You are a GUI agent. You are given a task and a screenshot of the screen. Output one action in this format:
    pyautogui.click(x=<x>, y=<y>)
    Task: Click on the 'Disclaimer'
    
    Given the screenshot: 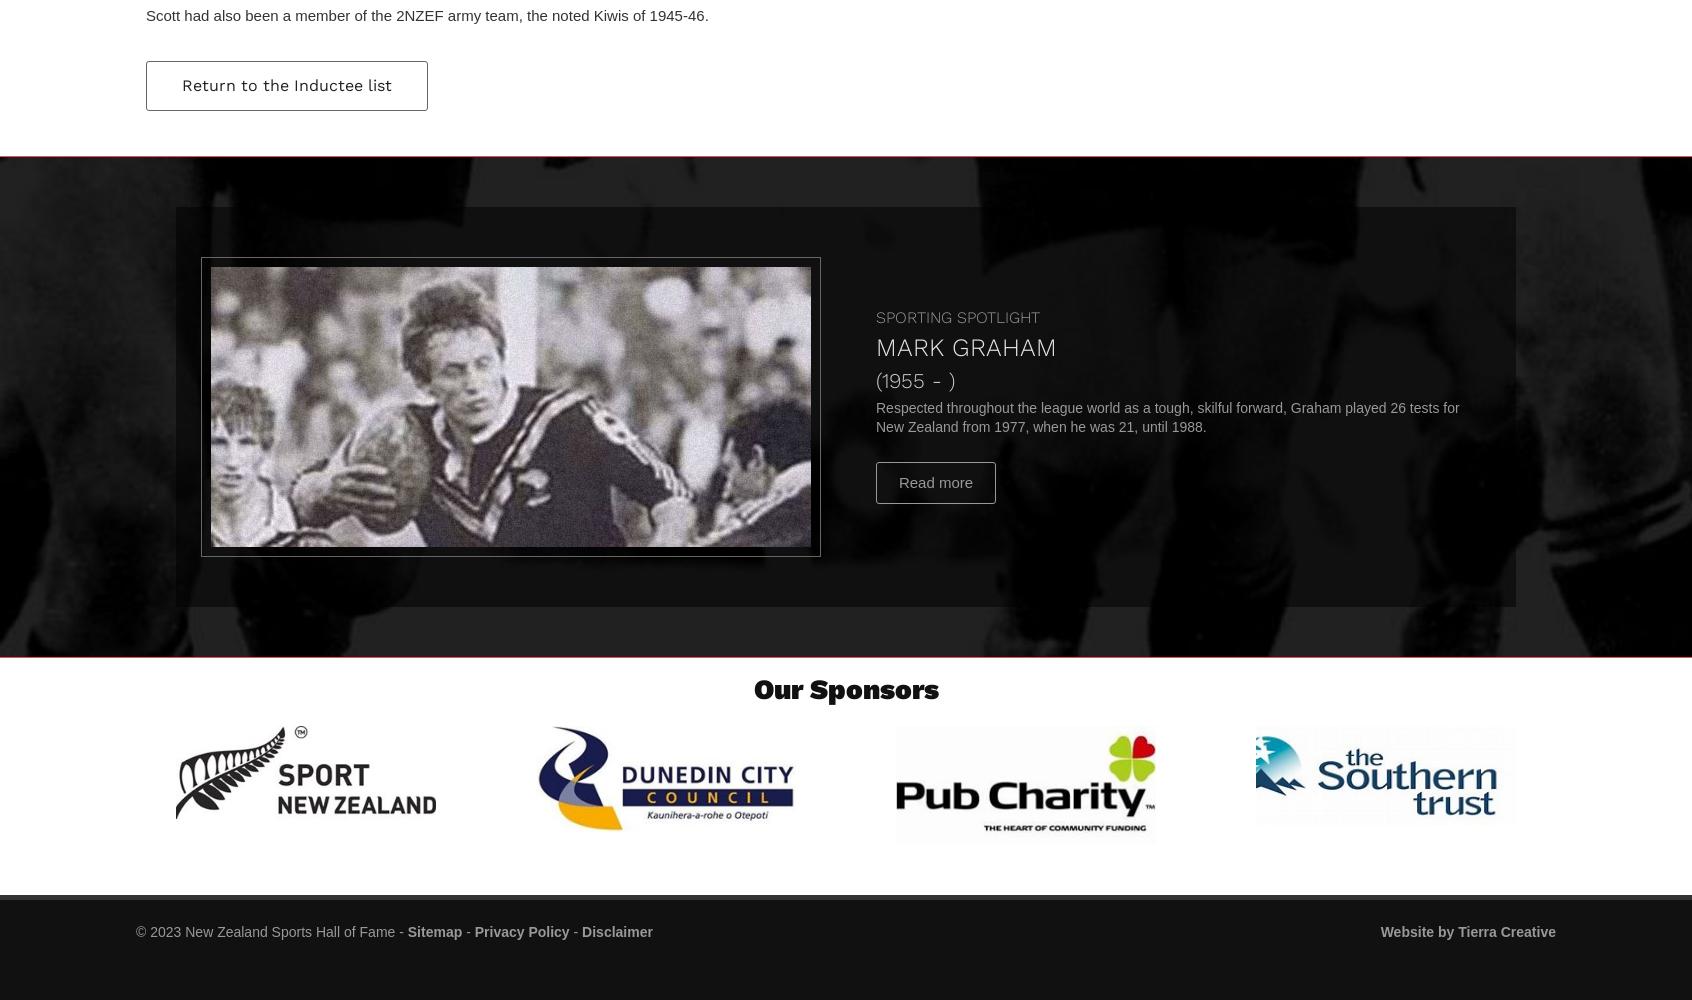 What is the action you would take?
    pyautogui.click(x=616, y=931)
    